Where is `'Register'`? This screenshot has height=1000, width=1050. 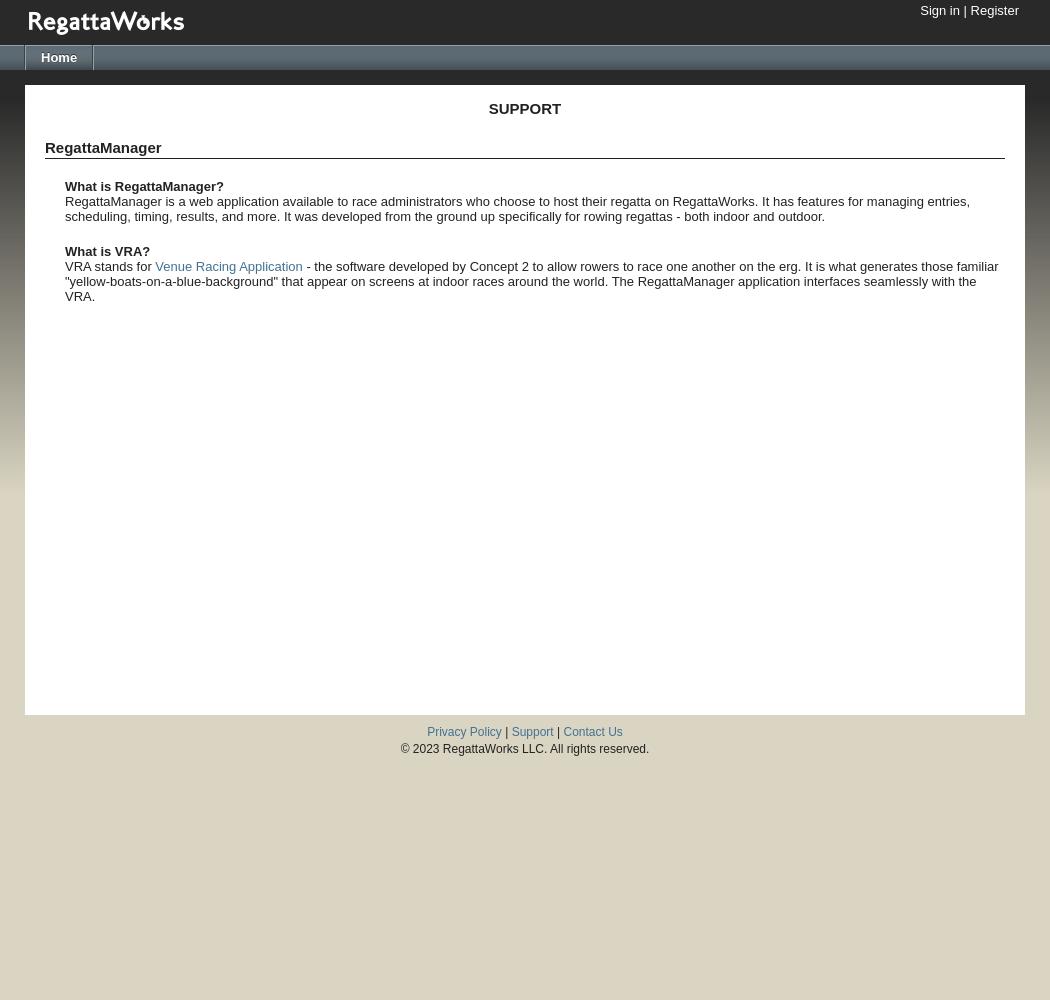
'Register' is located at coordinates (994, 10).